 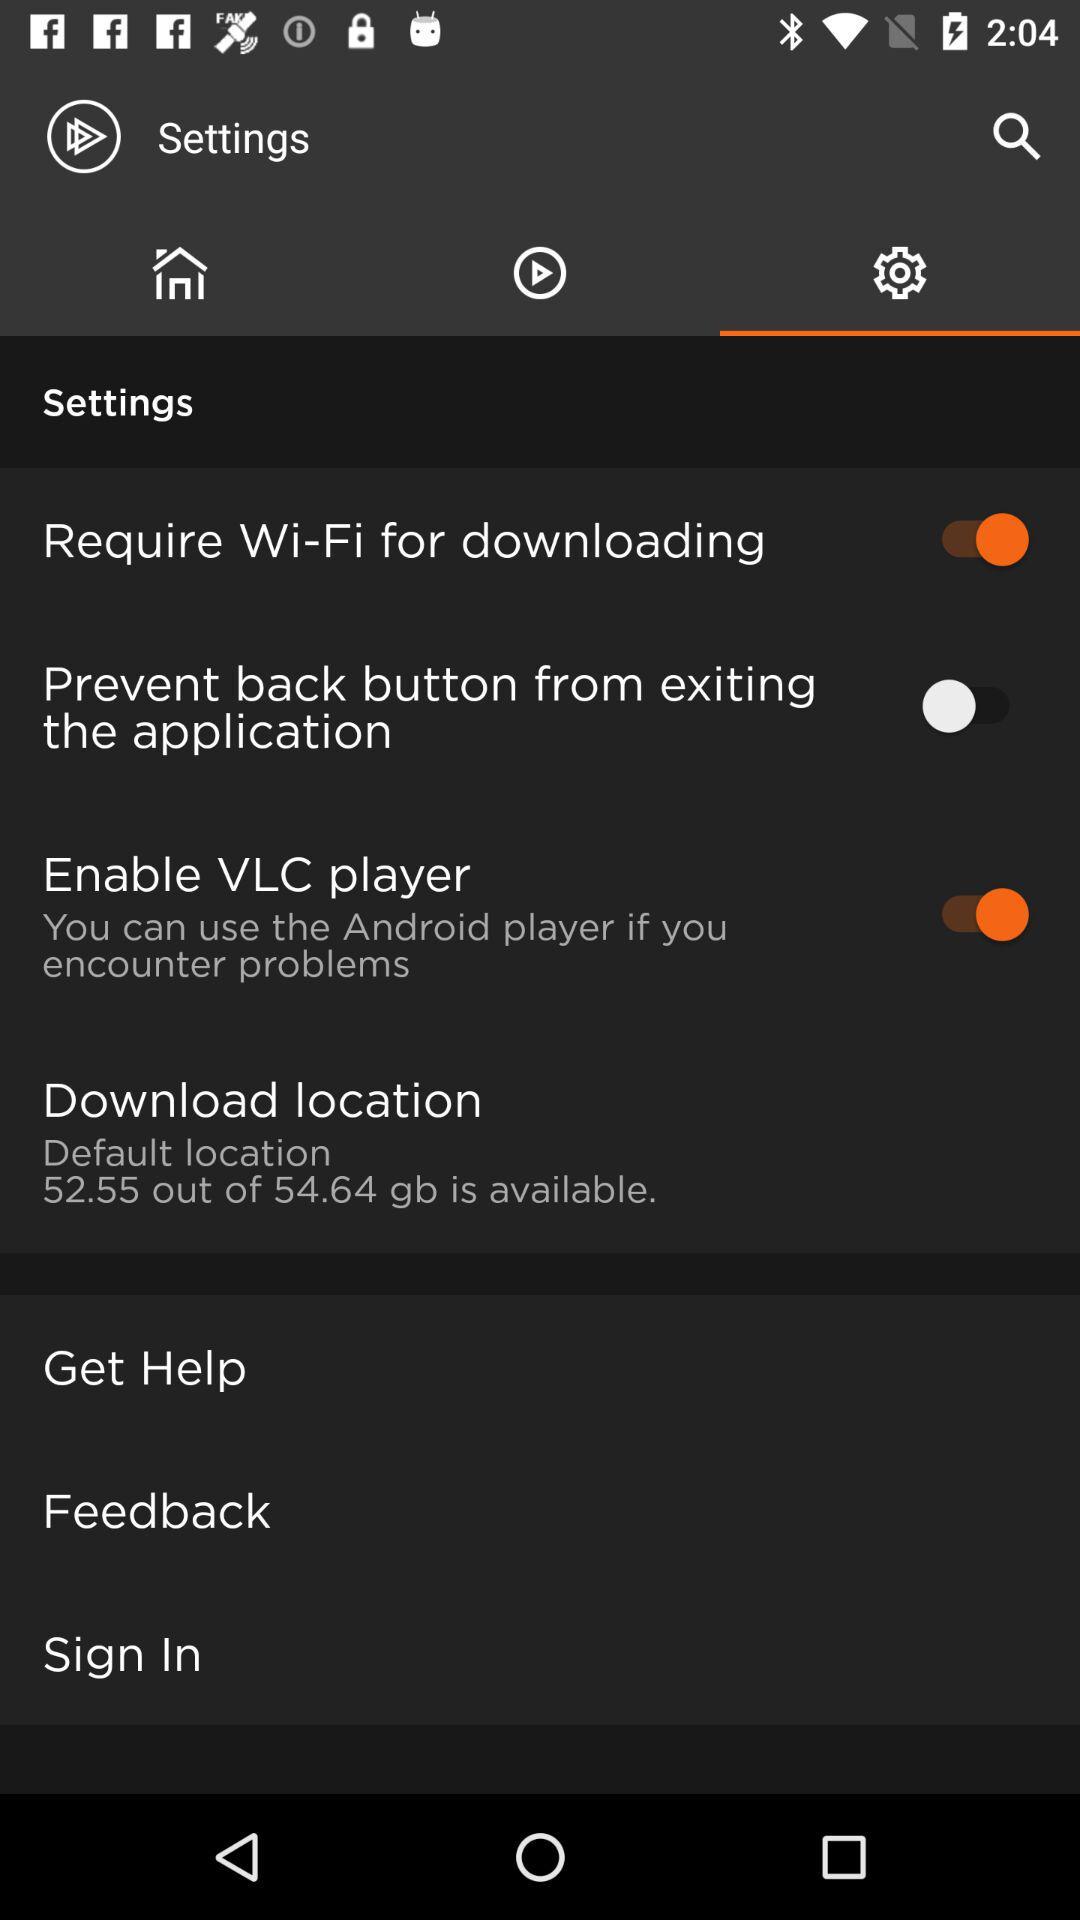 What do you see at coordinates (540, 272) in the screenshot?
I see `the play option right side of home icon` at bounding box center [540, 272].